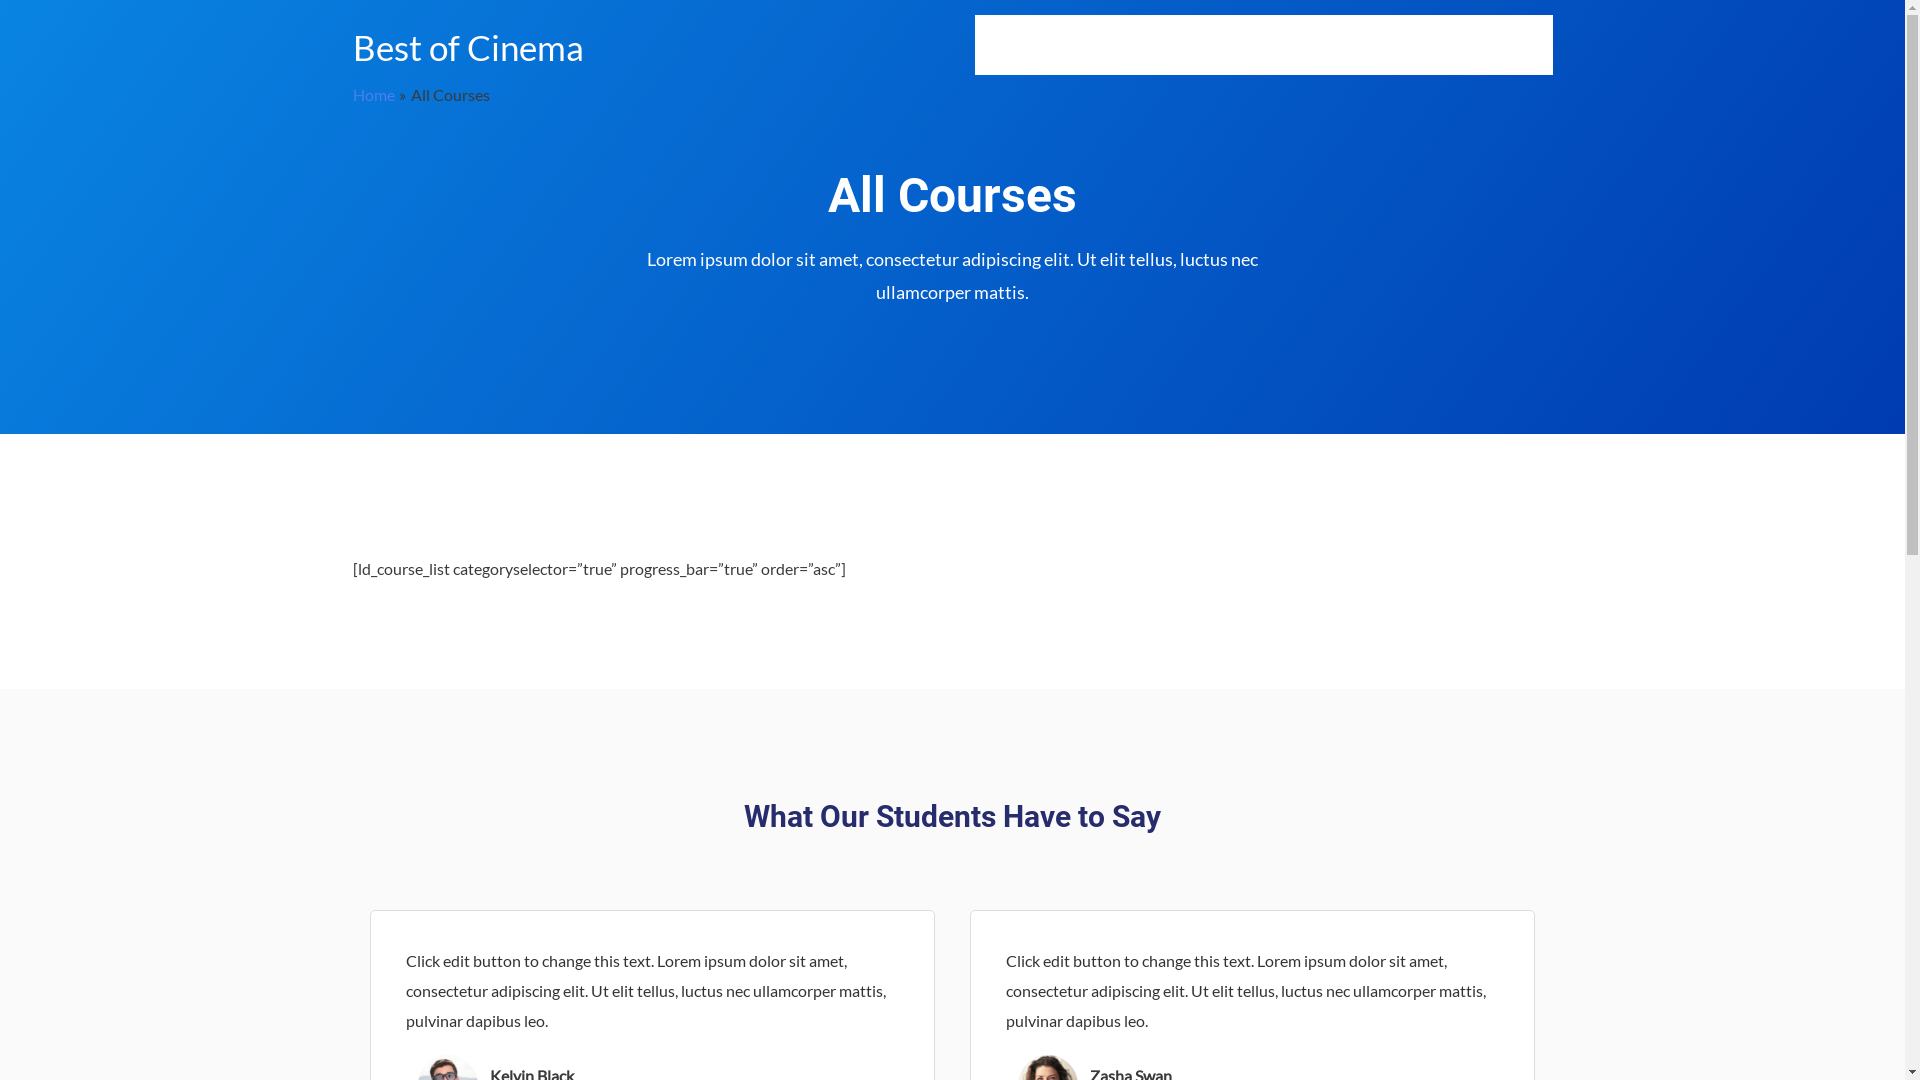 Image resolution: width=1920 pixels, height=1080 pixels. What do you see at coordinates (1526, 45) in the screenshot?
I see `'Search'` at bounding box center [1526, 45].